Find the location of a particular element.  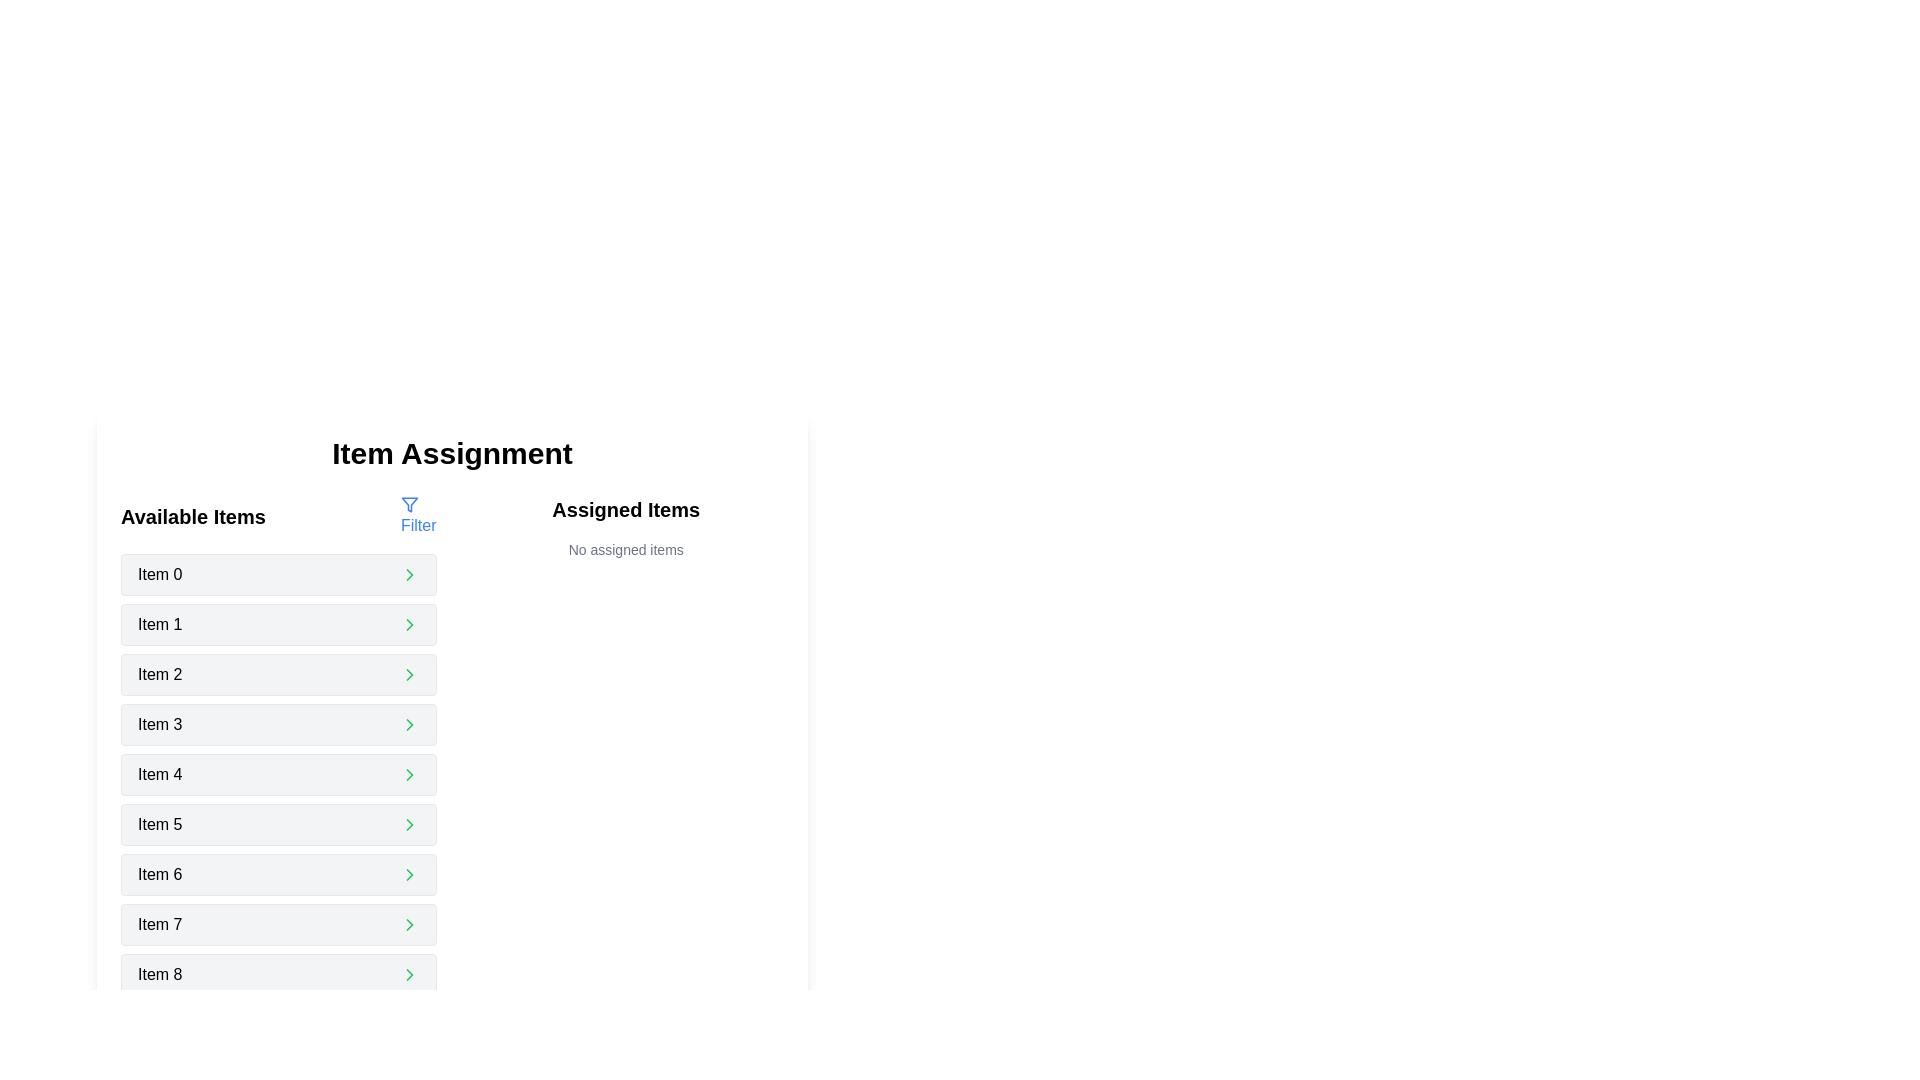

the list item labeled 'Item 3' in the 'Available Items' section is located at coordinates (277, 725).